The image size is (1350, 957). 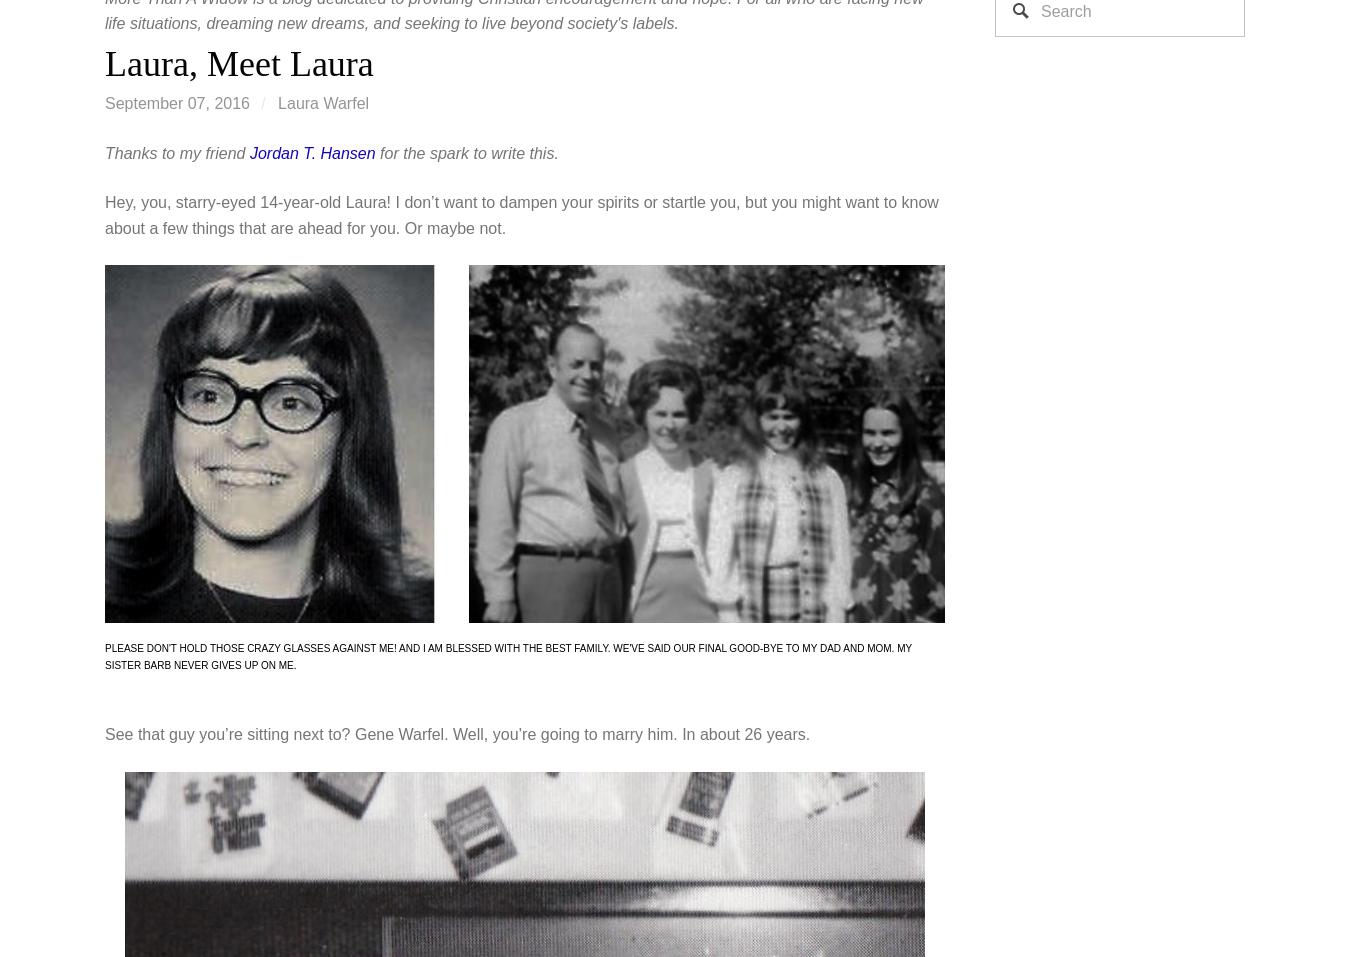 What do you see at coordinates (322, 103) in the screenshot?
I see `'Laura Warfel'` at bounding box center [322, 103].